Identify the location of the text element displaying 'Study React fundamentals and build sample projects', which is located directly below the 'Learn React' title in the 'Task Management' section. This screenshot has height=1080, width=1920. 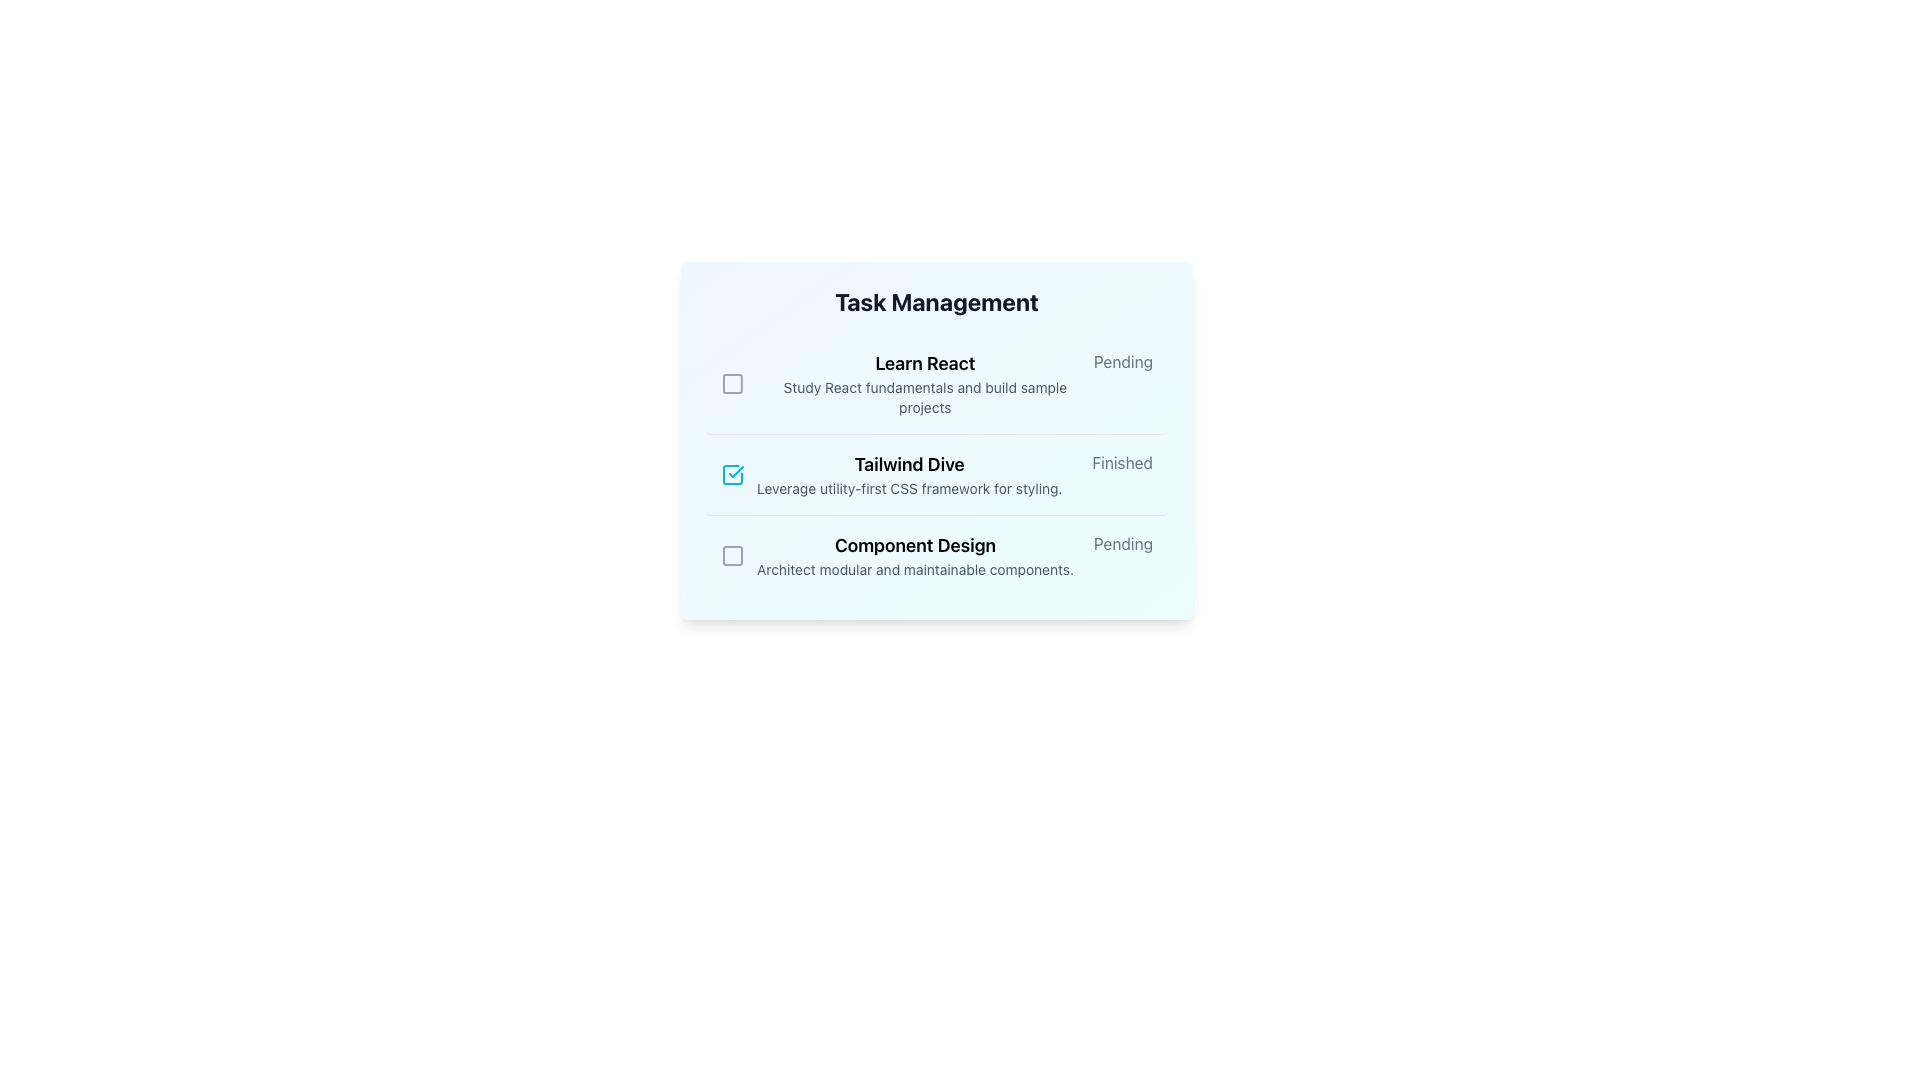
(924, 397).